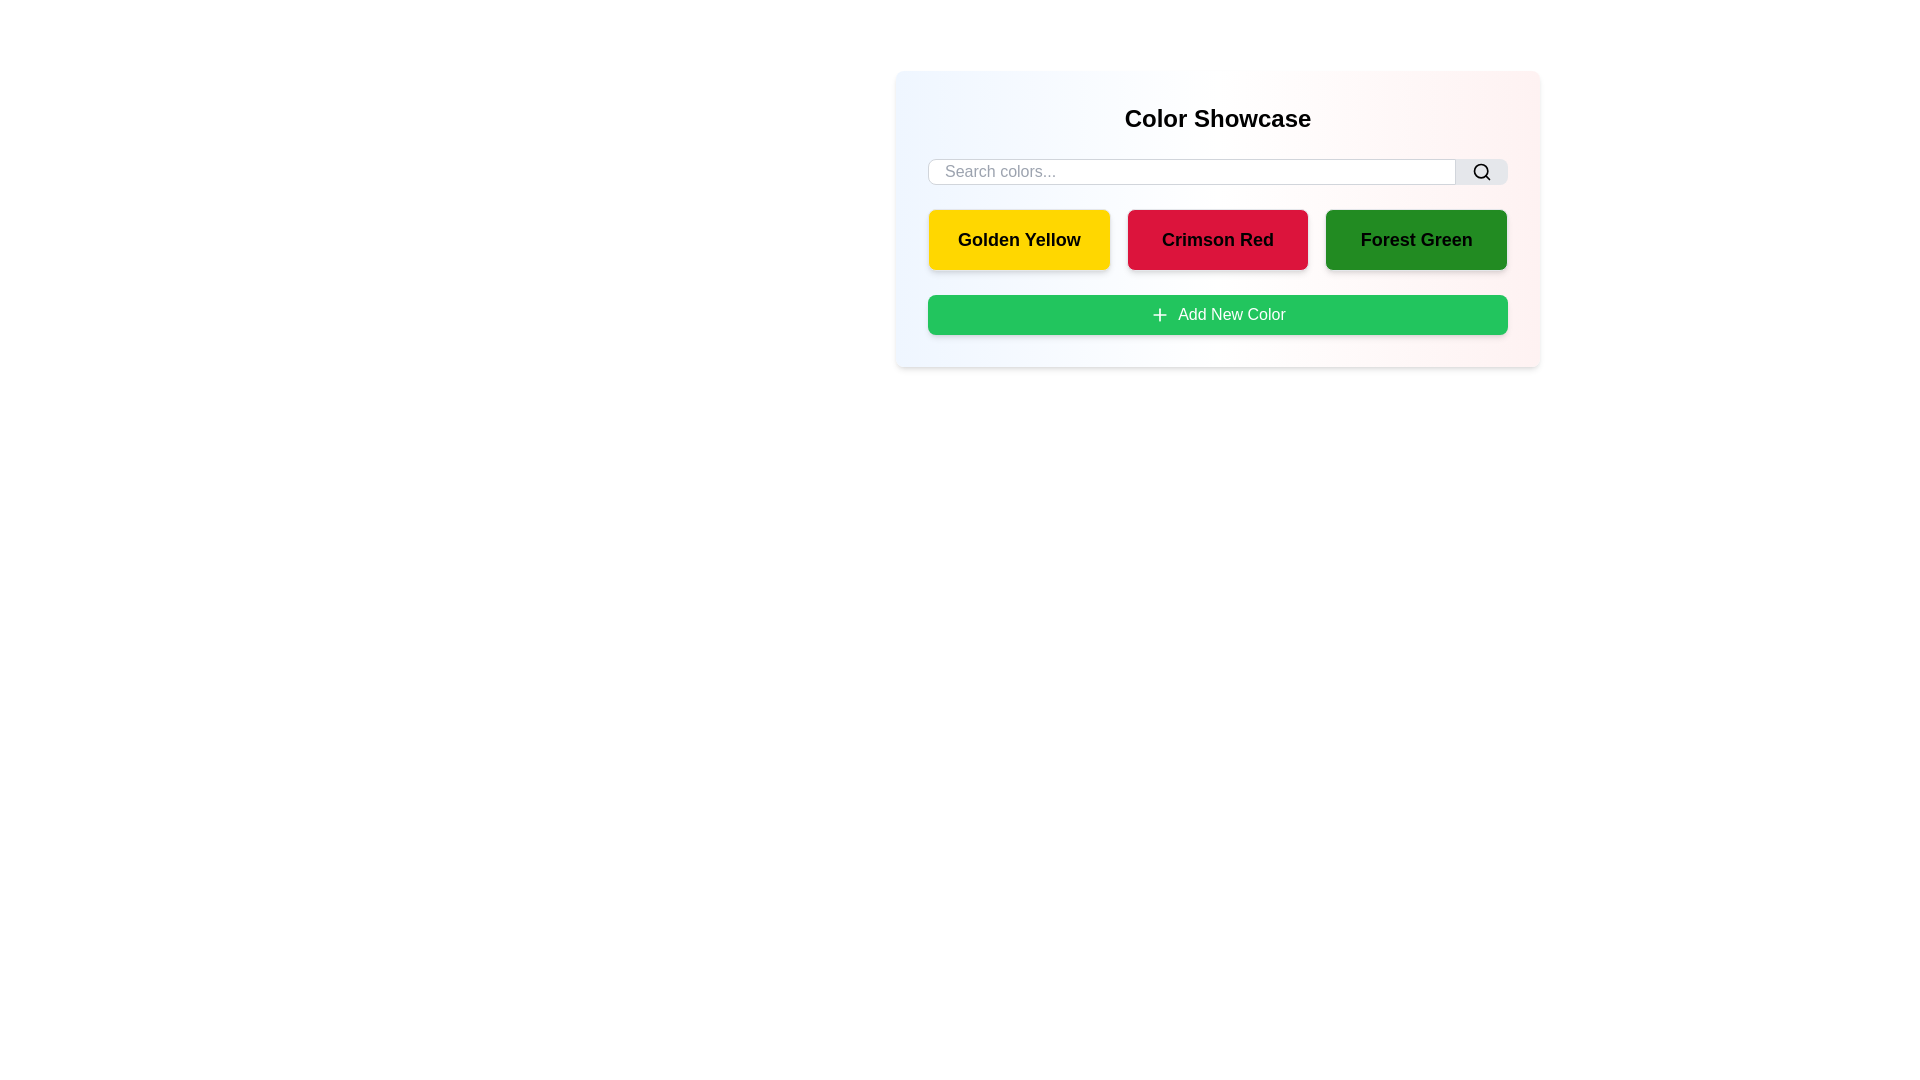  Describe the element at coordinates (1217, 315) in the screenshot. I see `the button located at the bottom of the 'Color Showcase' section to change its appearance` at that location.